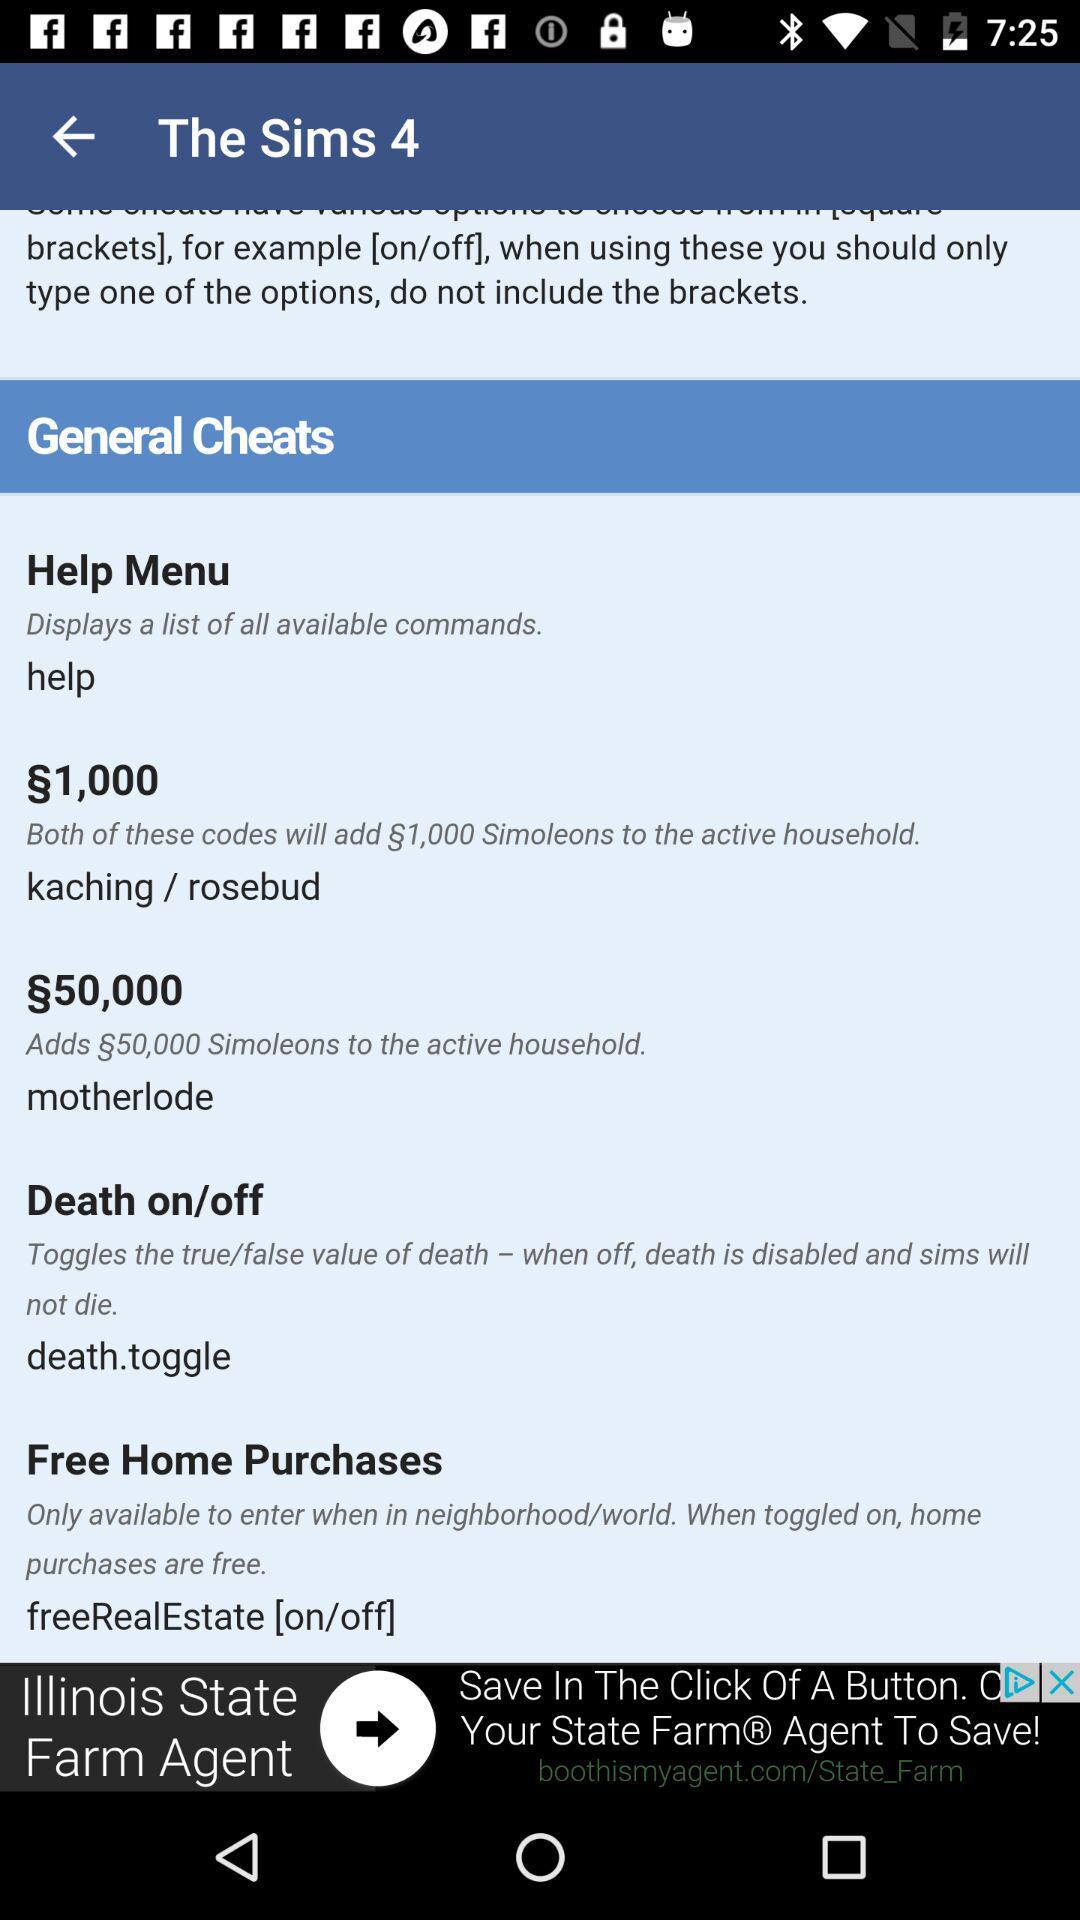 The height and width of the screenshot is (1920, 1080). I want to click on copy text, so click(540, 935).